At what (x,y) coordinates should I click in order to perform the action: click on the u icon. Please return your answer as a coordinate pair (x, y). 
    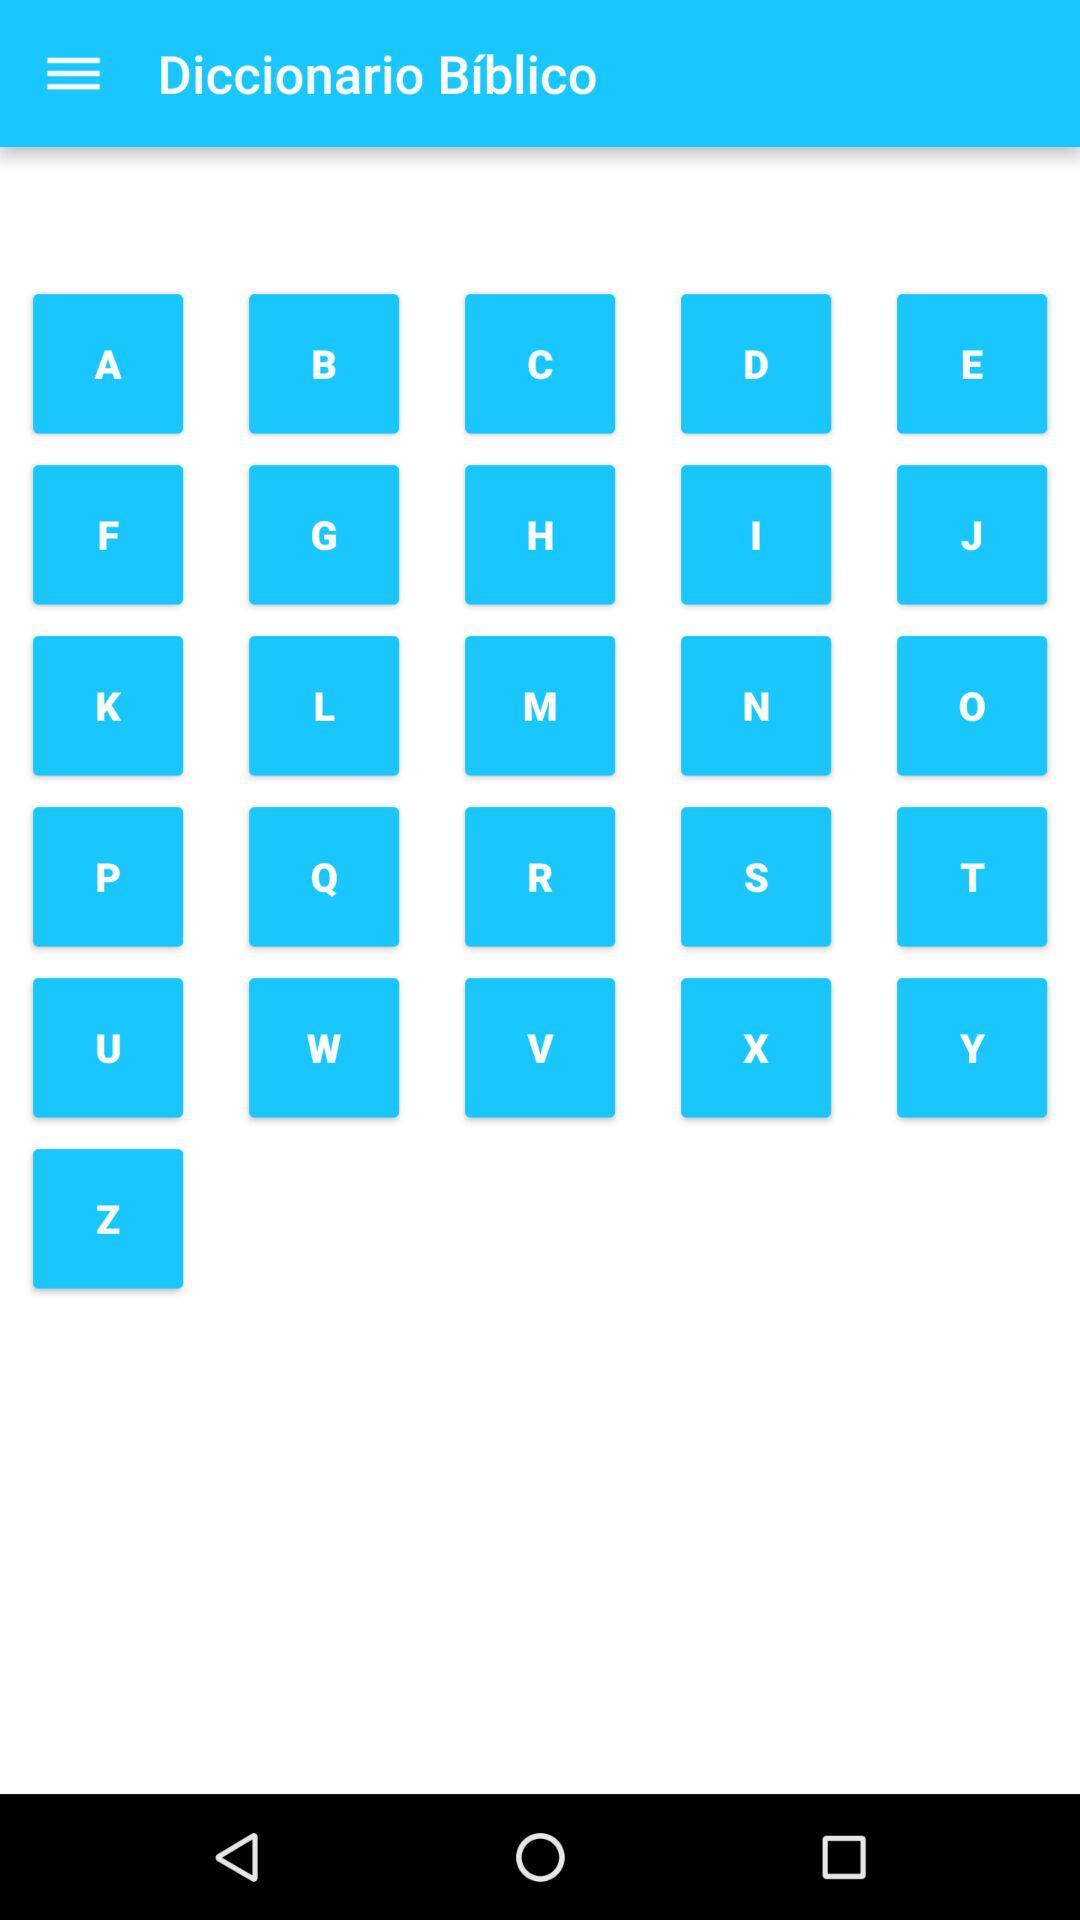
    Looking at the image, I should click on (108, 1046).